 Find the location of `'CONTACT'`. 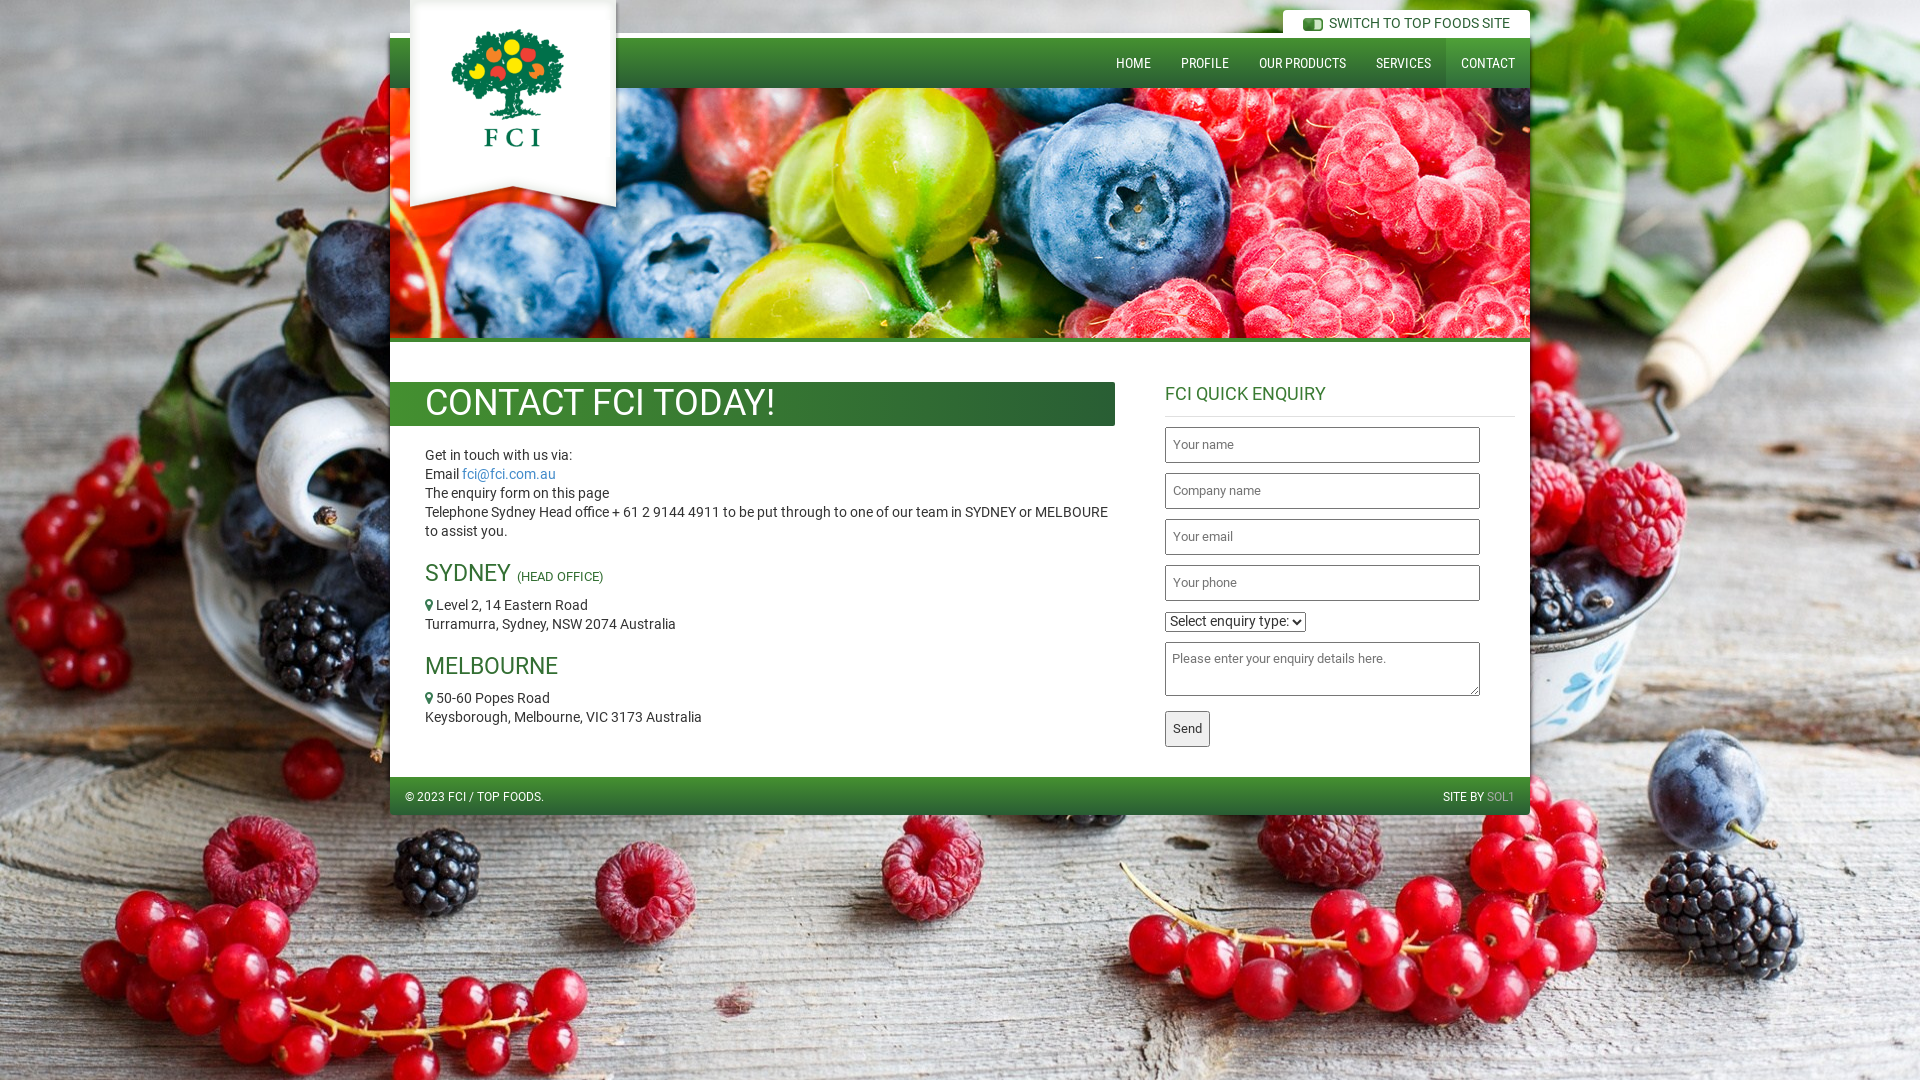

'CONTACT' is located at coordinates (1445, 61).